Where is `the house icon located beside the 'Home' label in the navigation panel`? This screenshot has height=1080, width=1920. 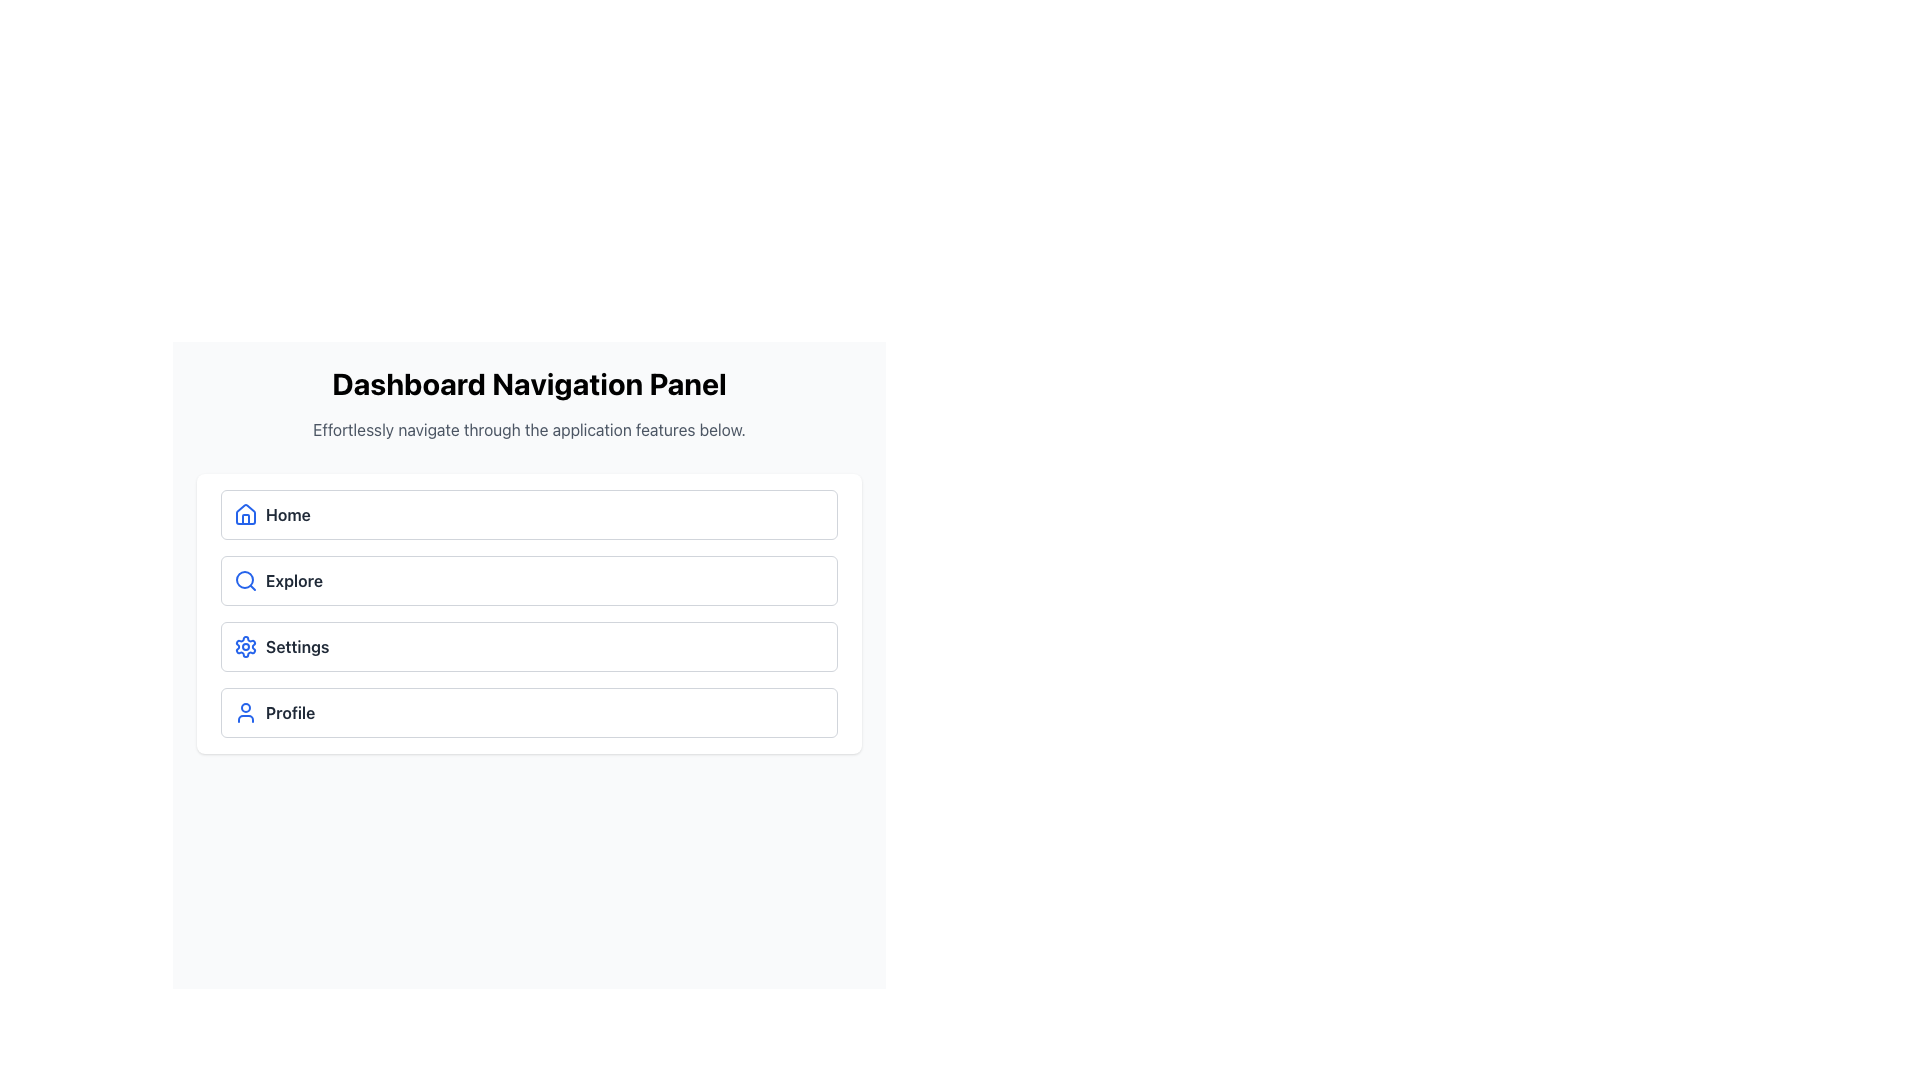 the house icon located beside the 'Home' label in the navigation panel is located at coordinates (244, 512).